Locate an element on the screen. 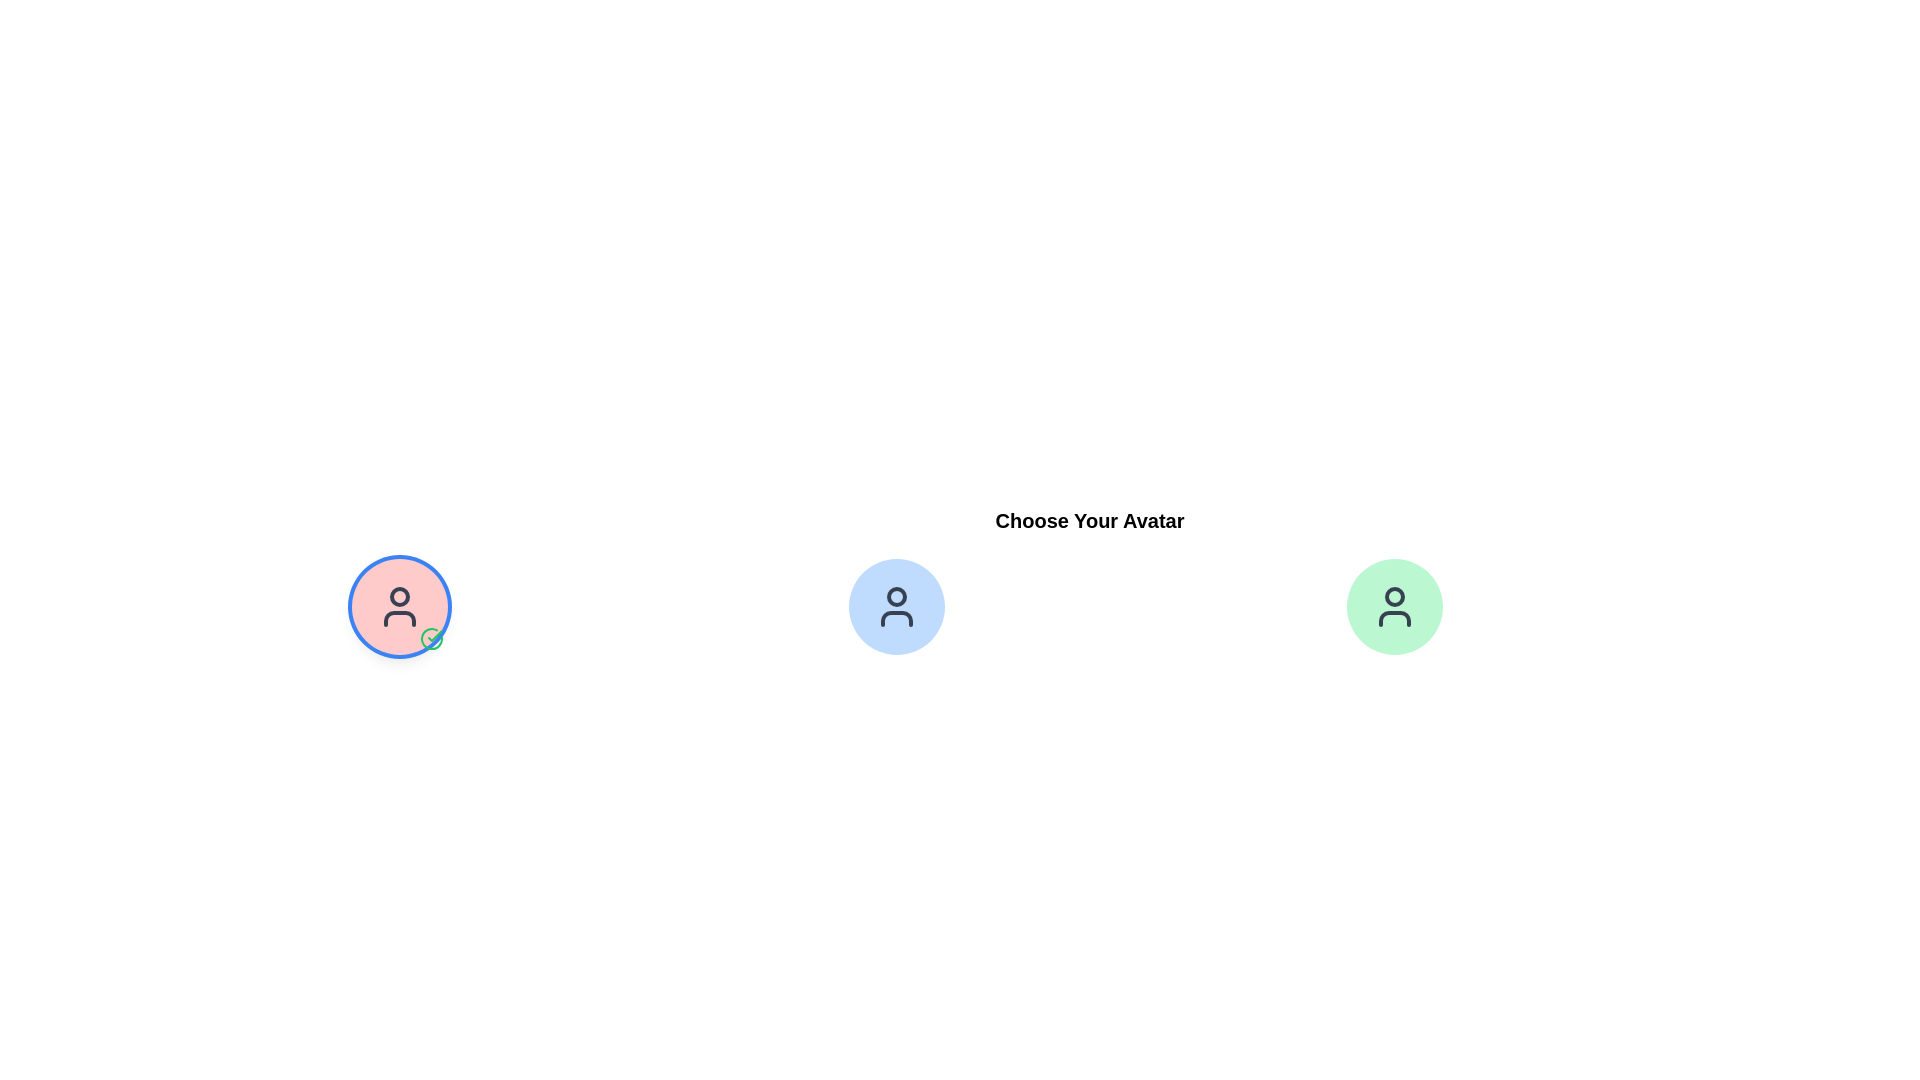  the user icon is located at coordinates (399, 605).